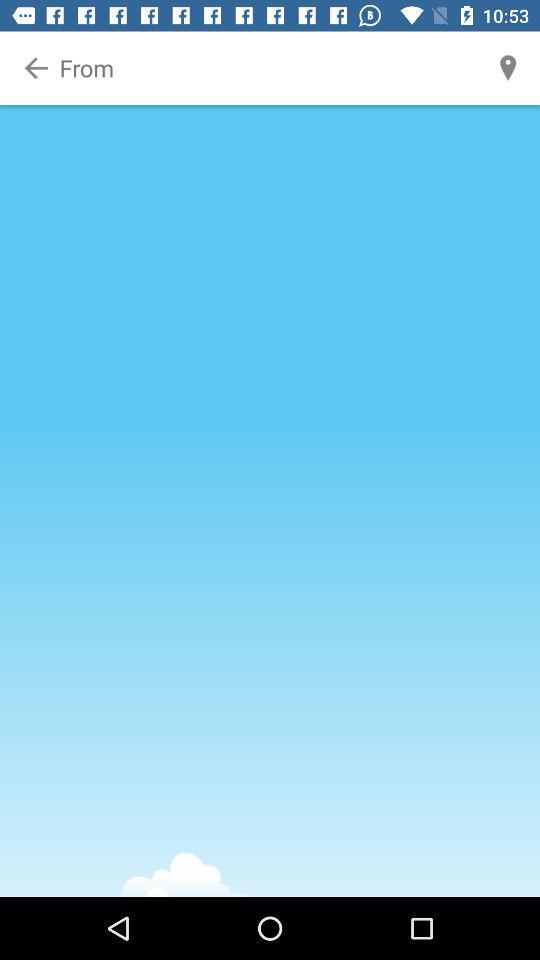  I want to click on go back, so click(36, 68).